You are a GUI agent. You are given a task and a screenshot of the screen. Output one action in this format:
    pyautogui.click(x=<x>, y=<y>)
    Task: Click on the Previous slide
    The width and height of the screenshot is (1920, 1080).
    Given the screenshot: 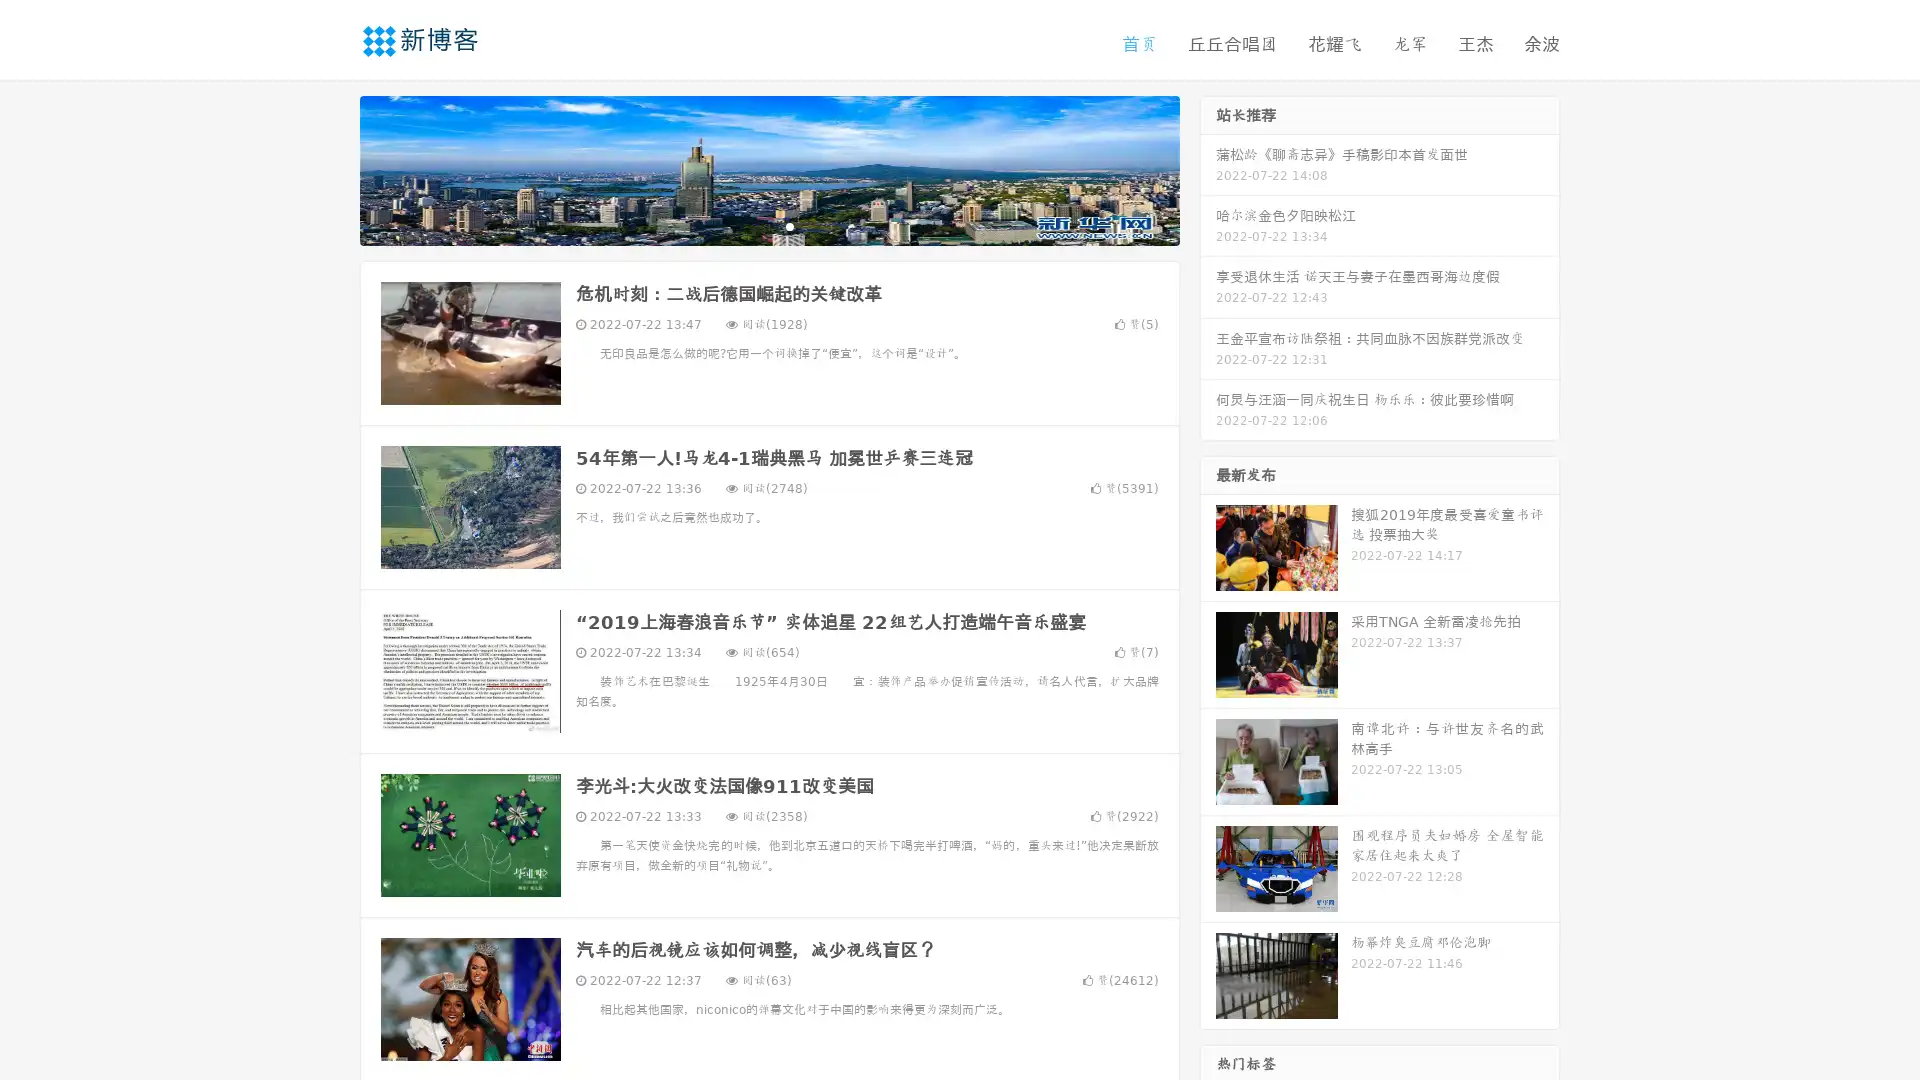 What is the action you would take?
    pyautogui.click(x=330, y=168)
    